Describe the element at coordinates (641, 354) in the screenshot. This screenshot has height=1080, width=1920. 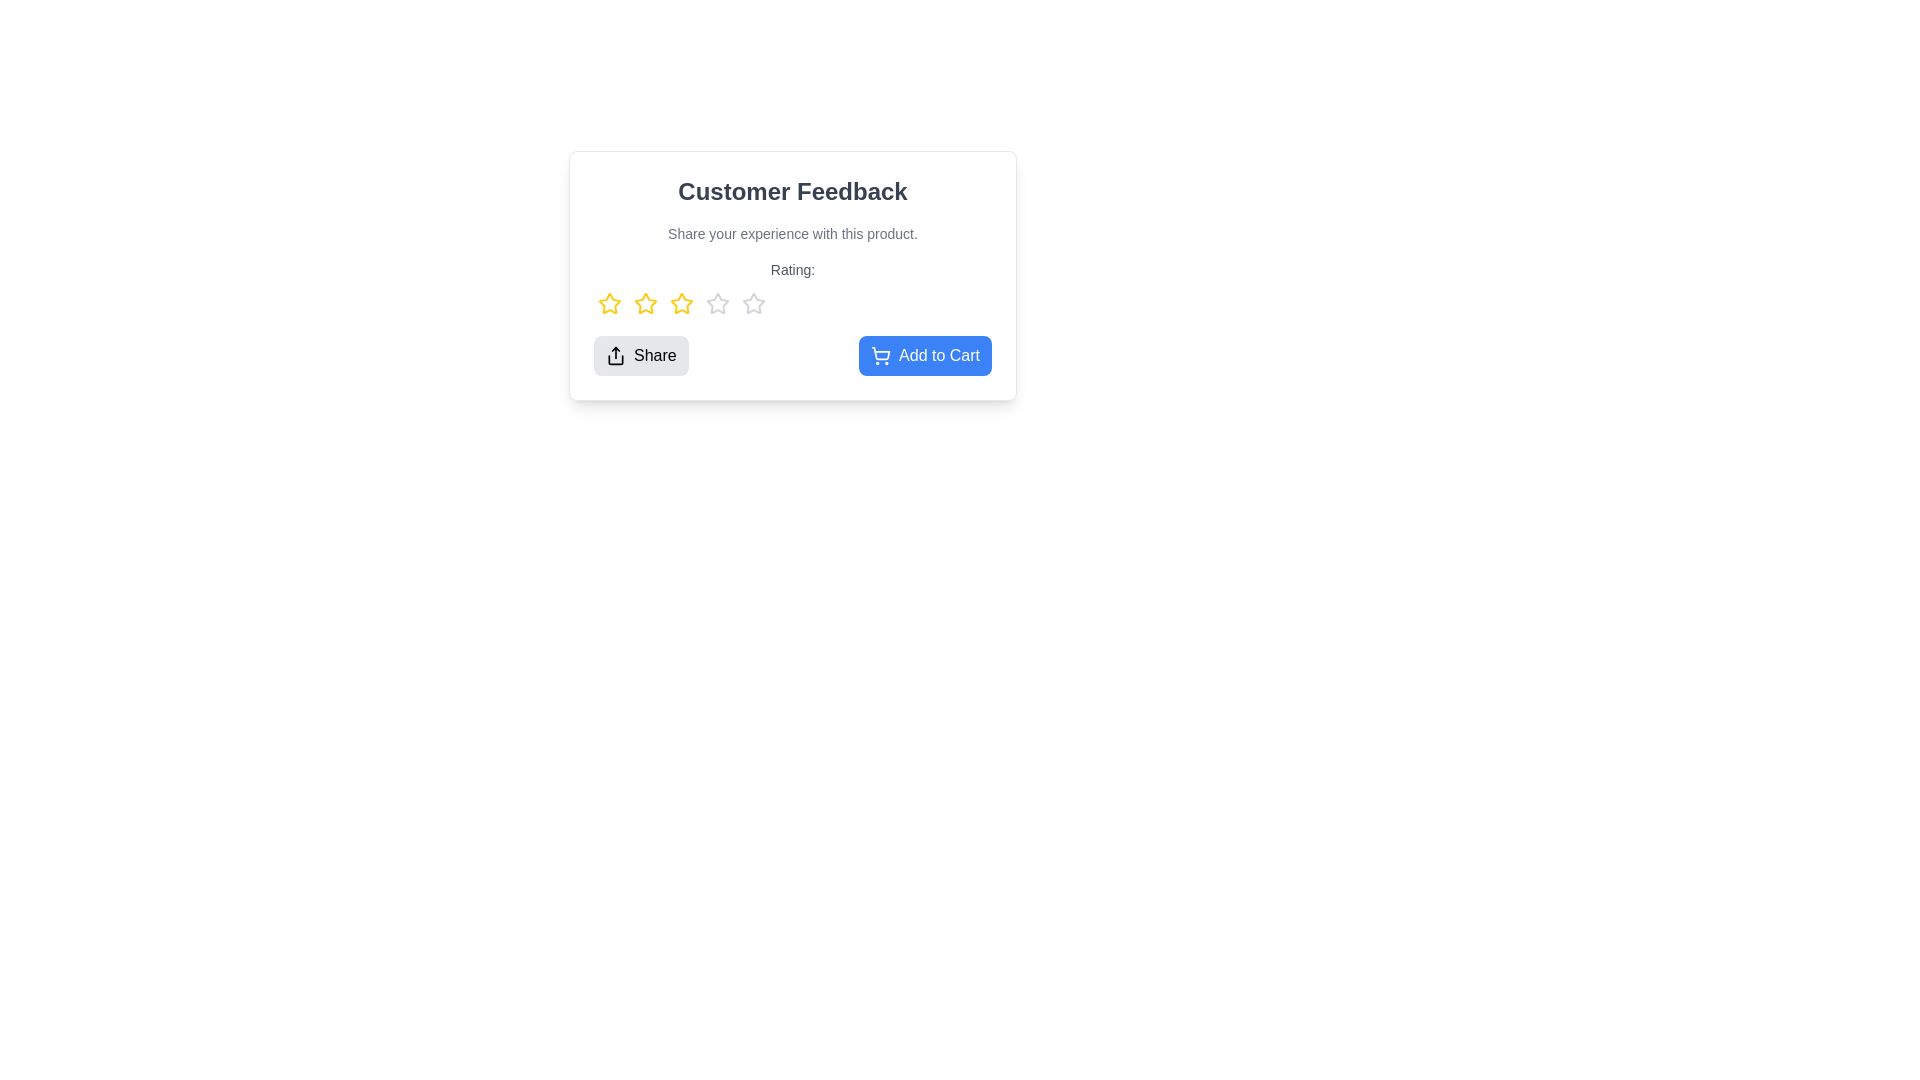
I see `the 'Share' button to initiate sharing` at that location.